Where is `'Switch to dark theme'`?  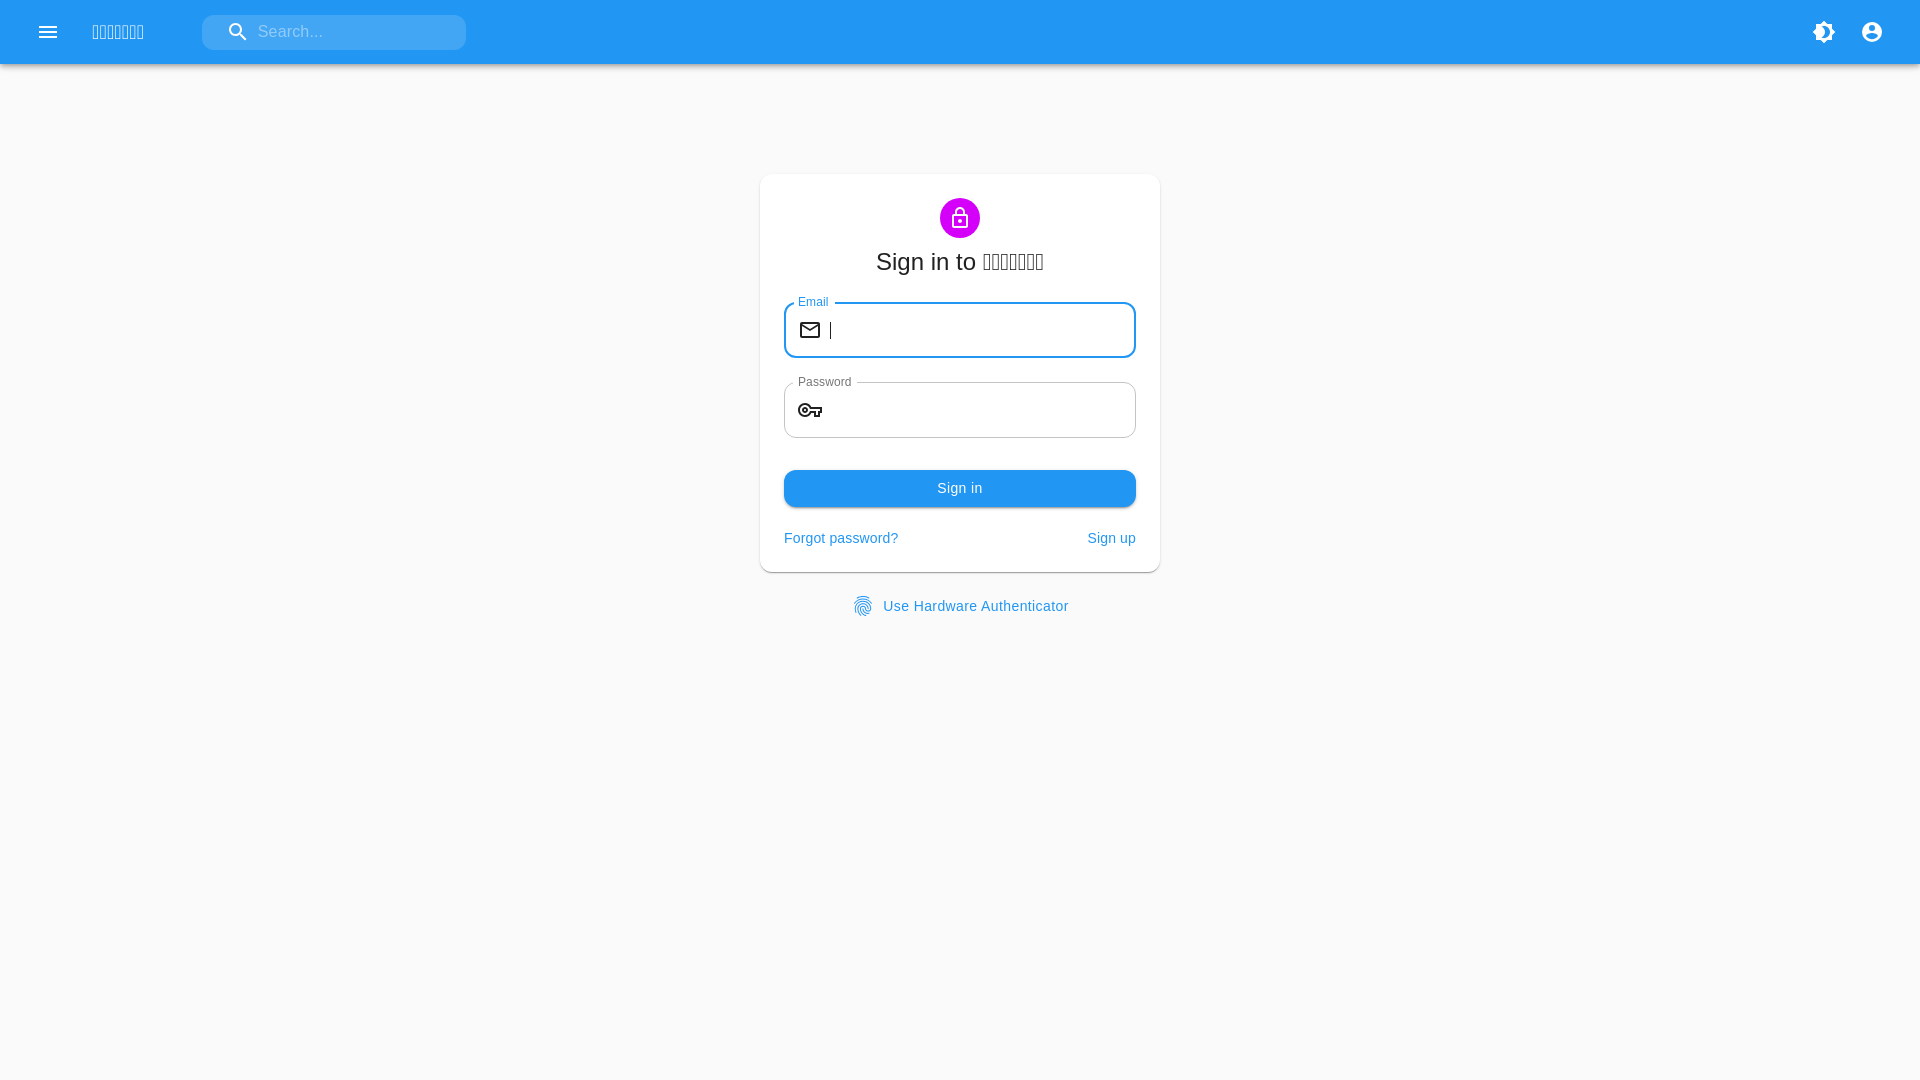
'Switch to dark theme' is located at coordinates (1824, 31).